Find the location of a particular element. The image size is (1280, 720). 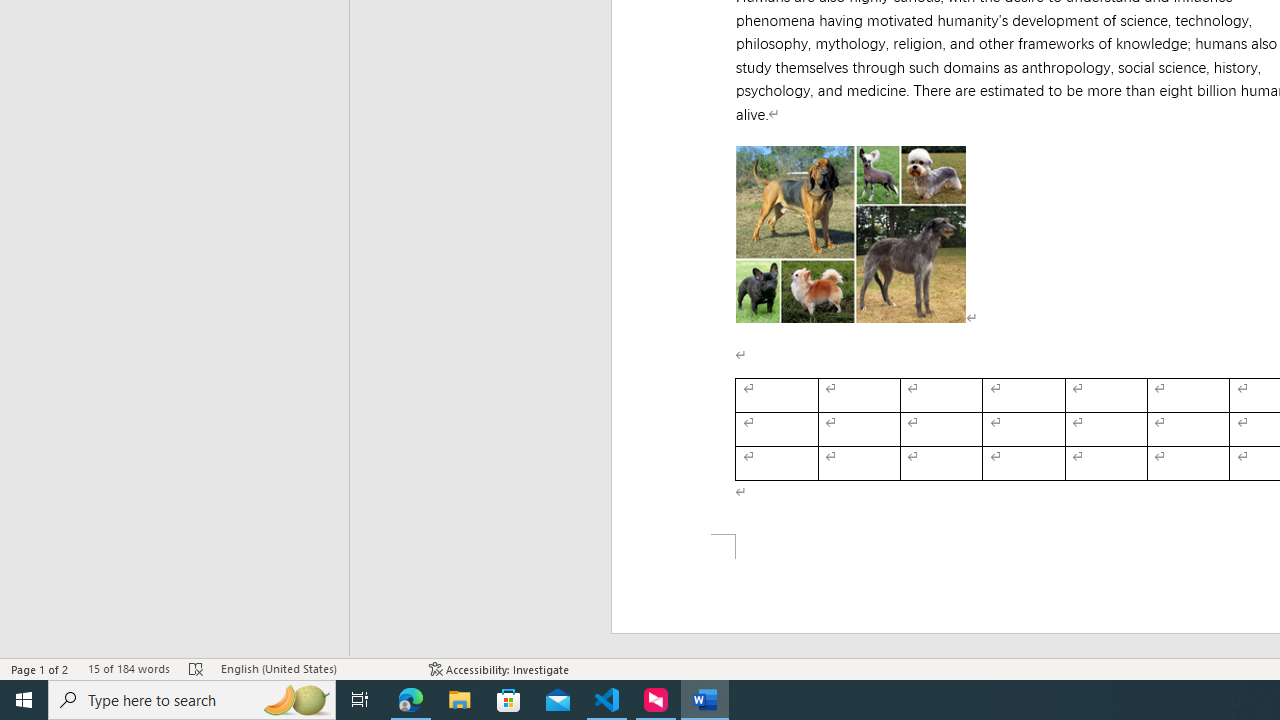

'Word - 1 running window' is located at coordinates (705, 698).